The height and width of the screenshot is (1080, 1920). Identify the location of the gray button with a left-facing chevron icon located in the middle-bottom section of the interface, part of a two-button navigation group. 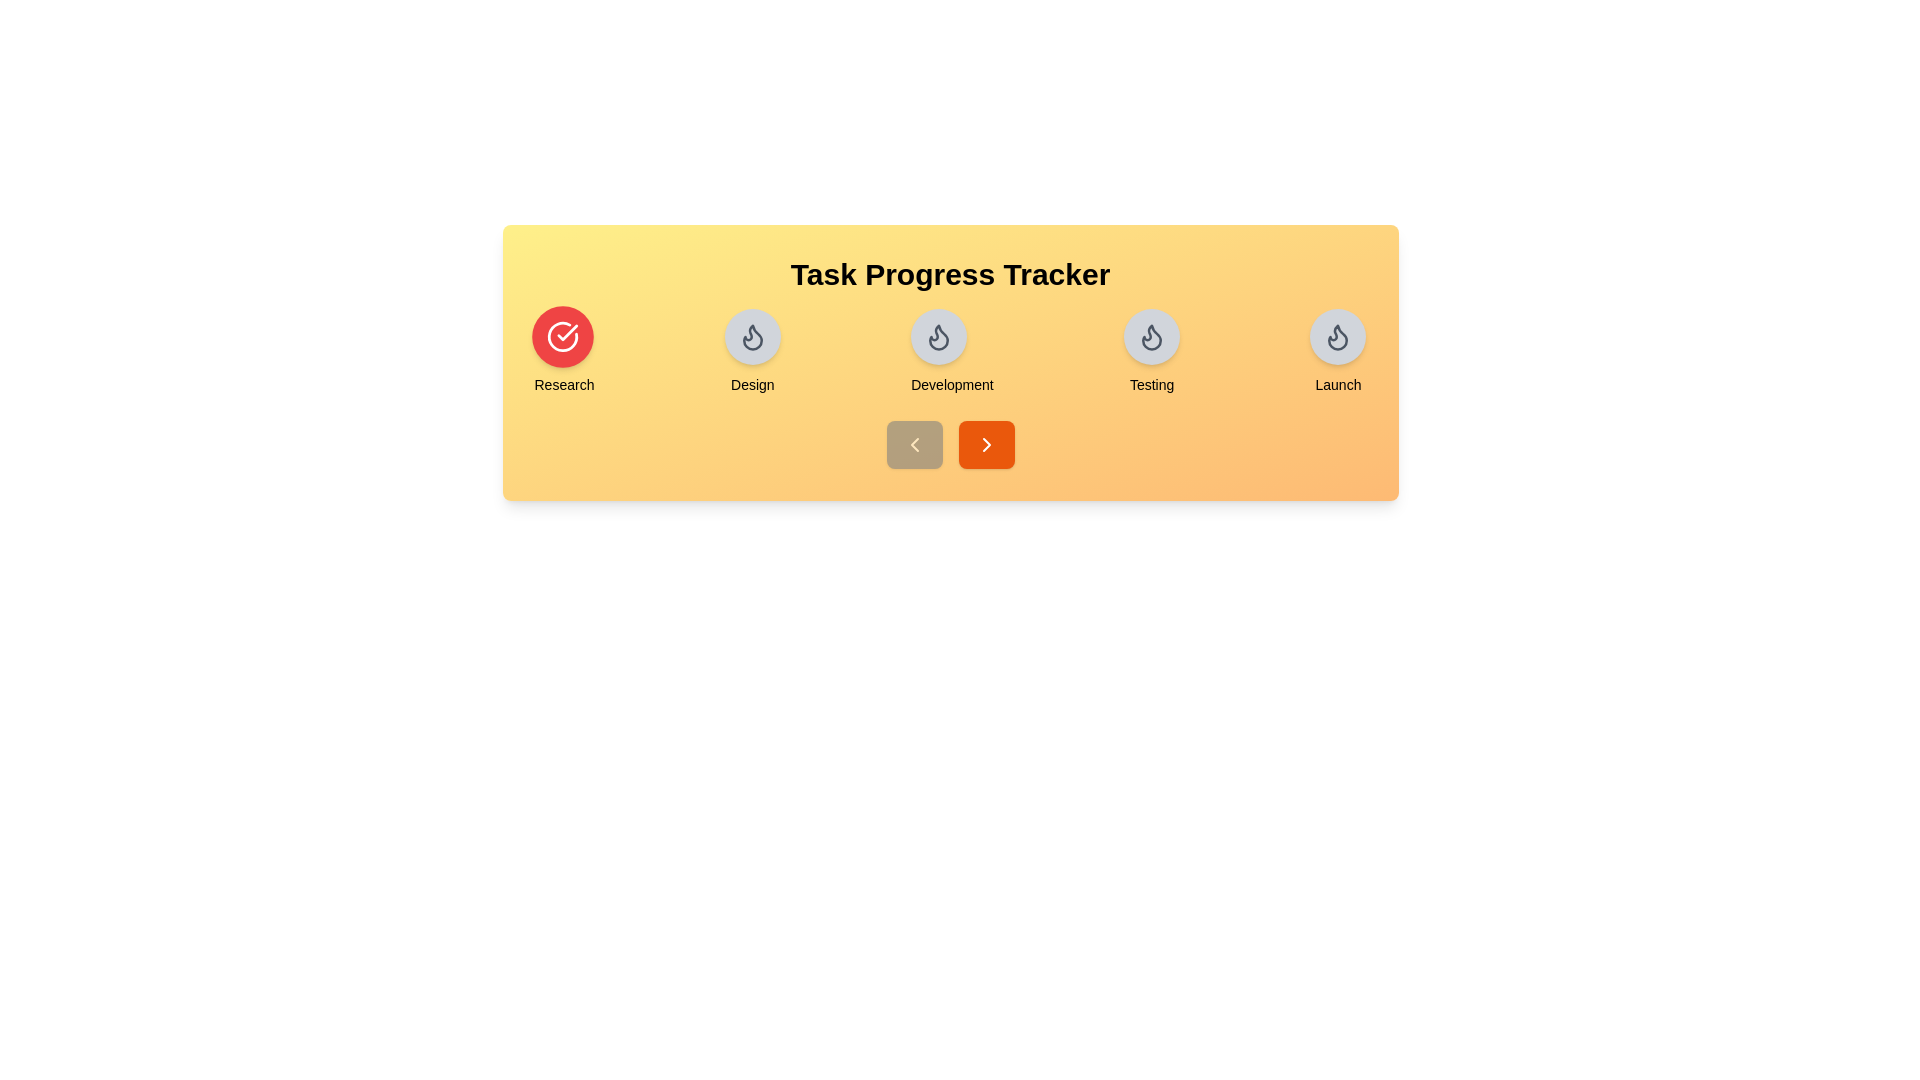
(913, 443).